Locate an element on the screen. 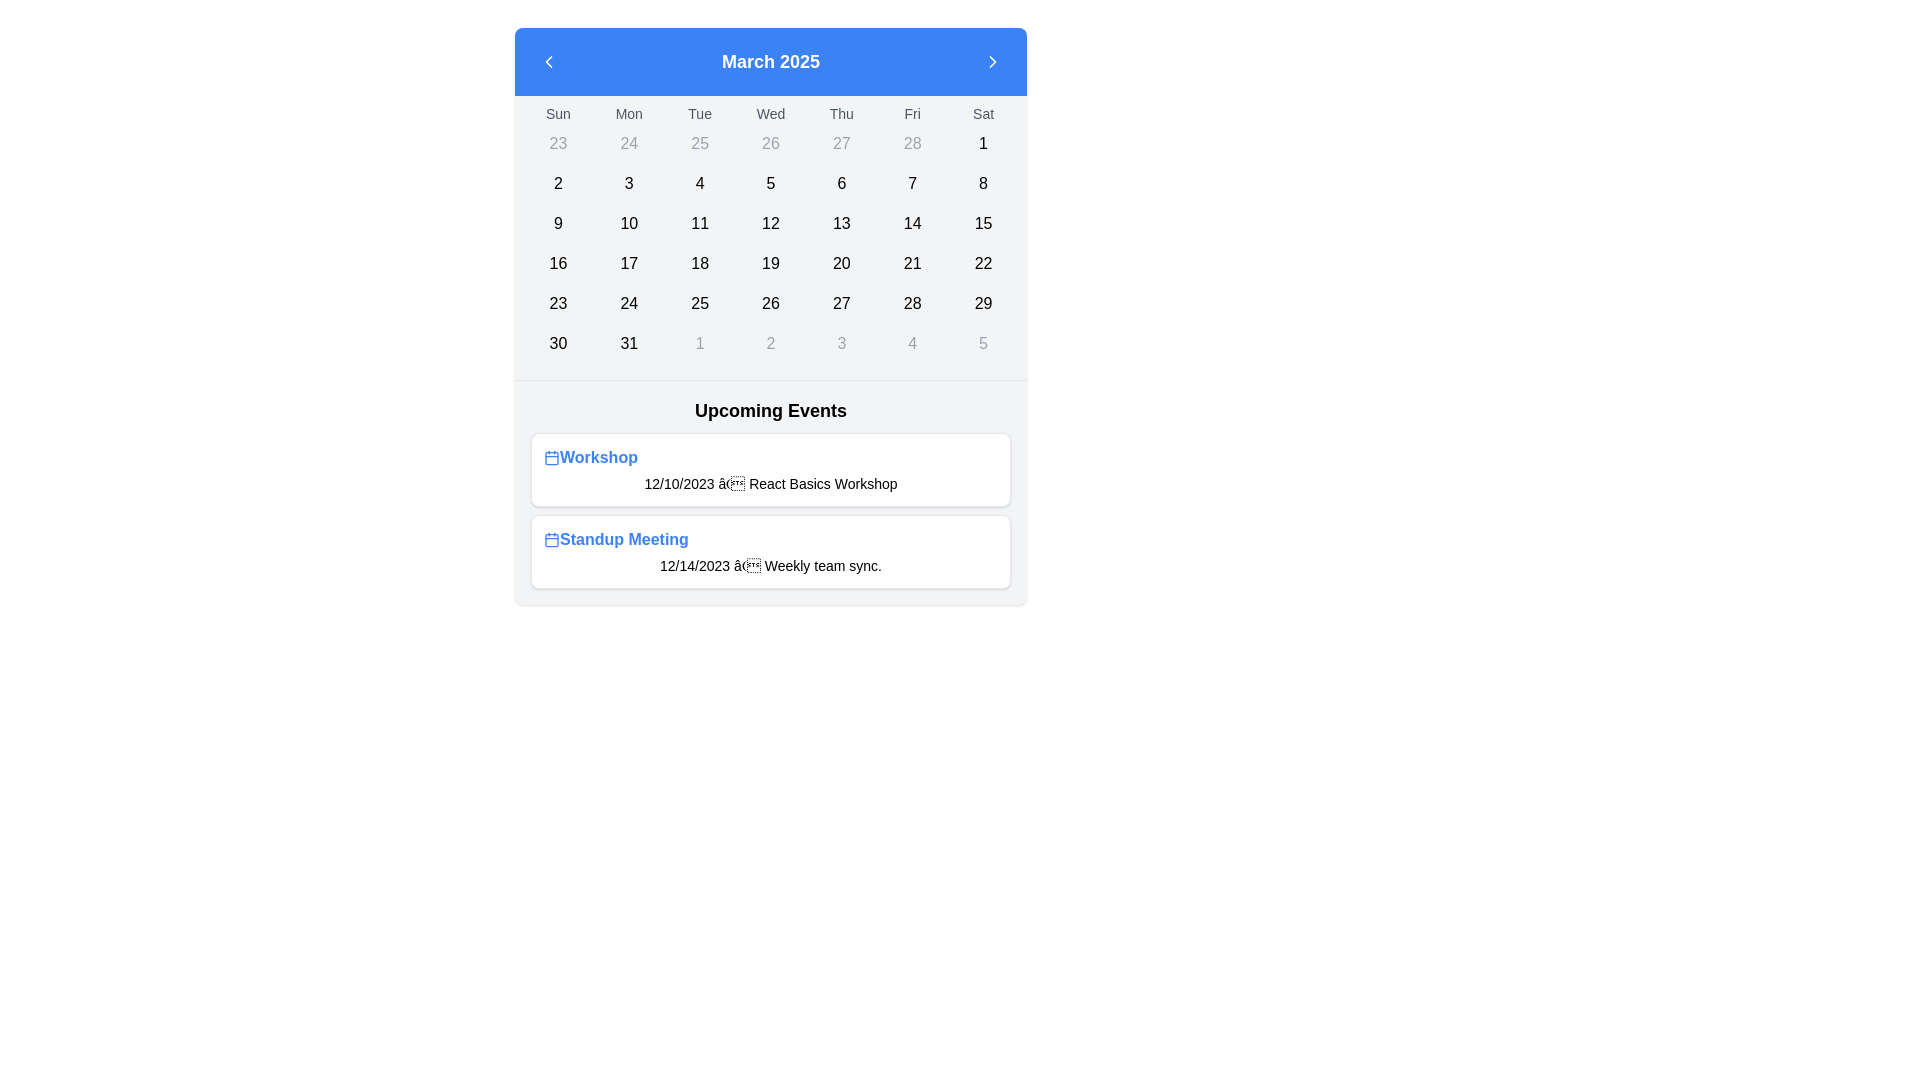  the circular button displaying the number '9' in black text, which is located in the second column of the second row of the monthly calendar view for March 2025 is located at coordinates (558, 223).